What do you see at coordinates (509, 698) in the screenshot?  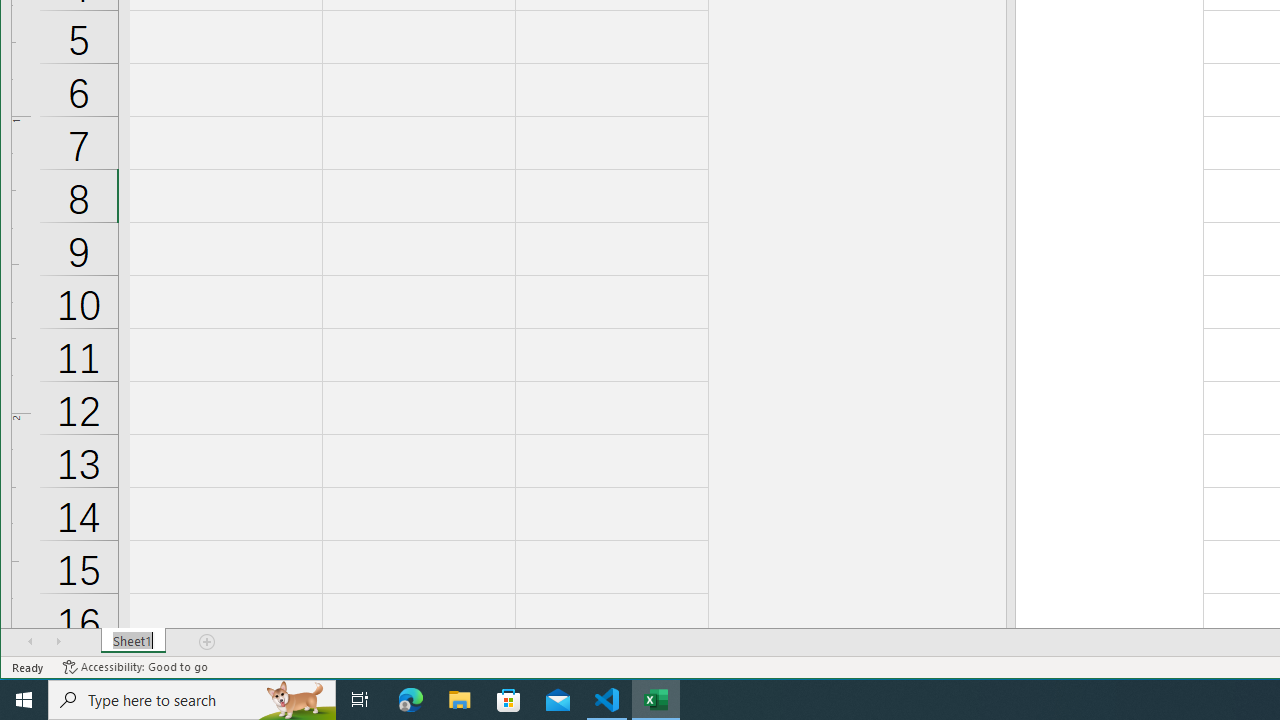 I see `'Microsoft Store'` at bounding box center [509, 698].